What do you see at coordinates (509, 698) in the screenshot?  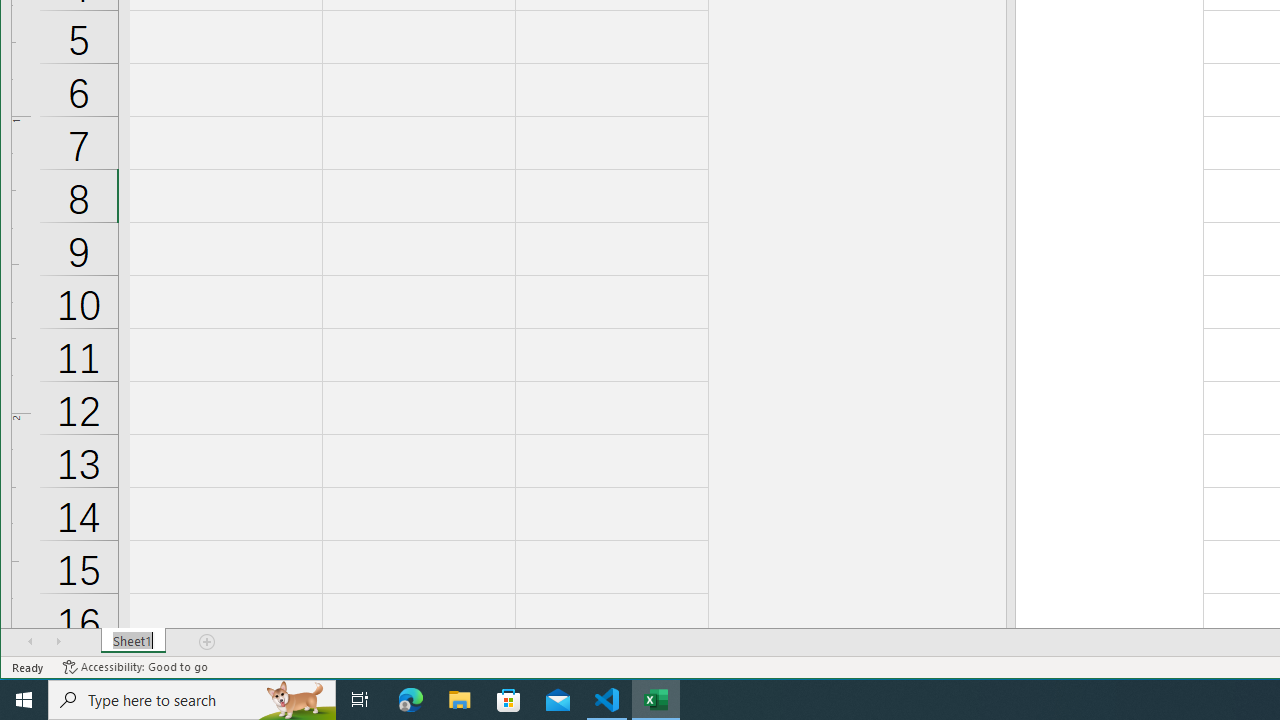 I see `'Microsoft Store'` at bounding box center [509, 698].